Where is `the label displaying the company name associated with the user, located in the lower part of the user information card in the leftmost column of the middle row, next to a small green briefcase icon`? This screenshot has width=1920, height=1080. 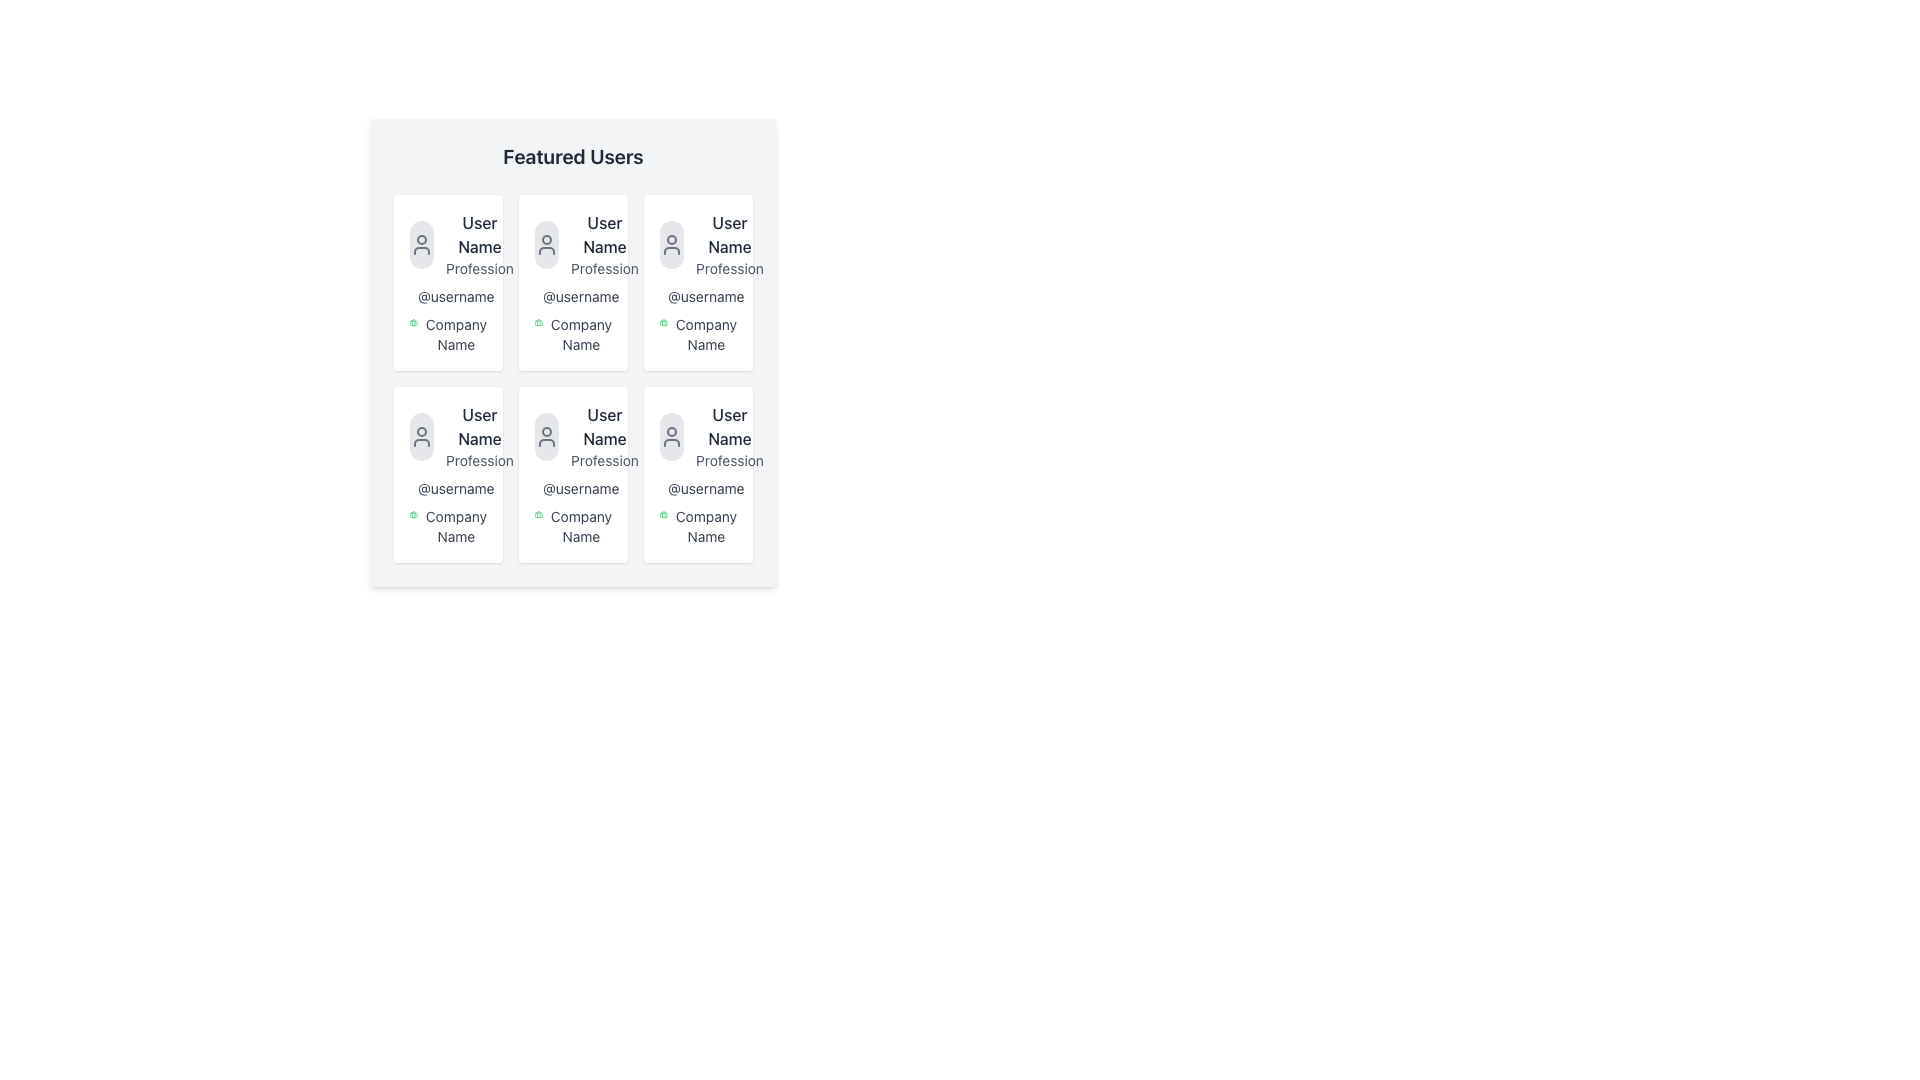 the label displaying the company name associated with the user, located in the lower part of the user information card in the leftmost column of the middle row, next to a small green briefcase icon is located at coordinates (447, 334).